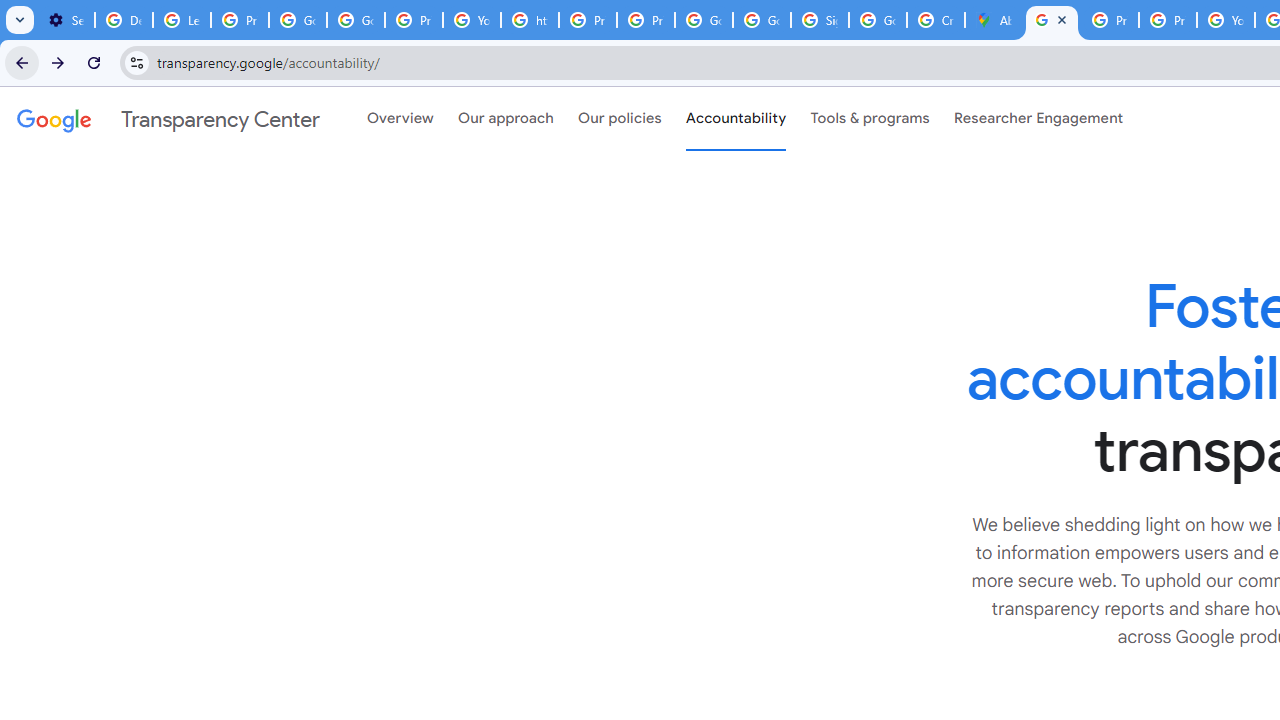 This screenshot has height=720, width=1280. What do you see at coordinates (819, 20) in the screenshot?
I see `'Sign in - Google Accounts'` at bounding box center [819, 20].